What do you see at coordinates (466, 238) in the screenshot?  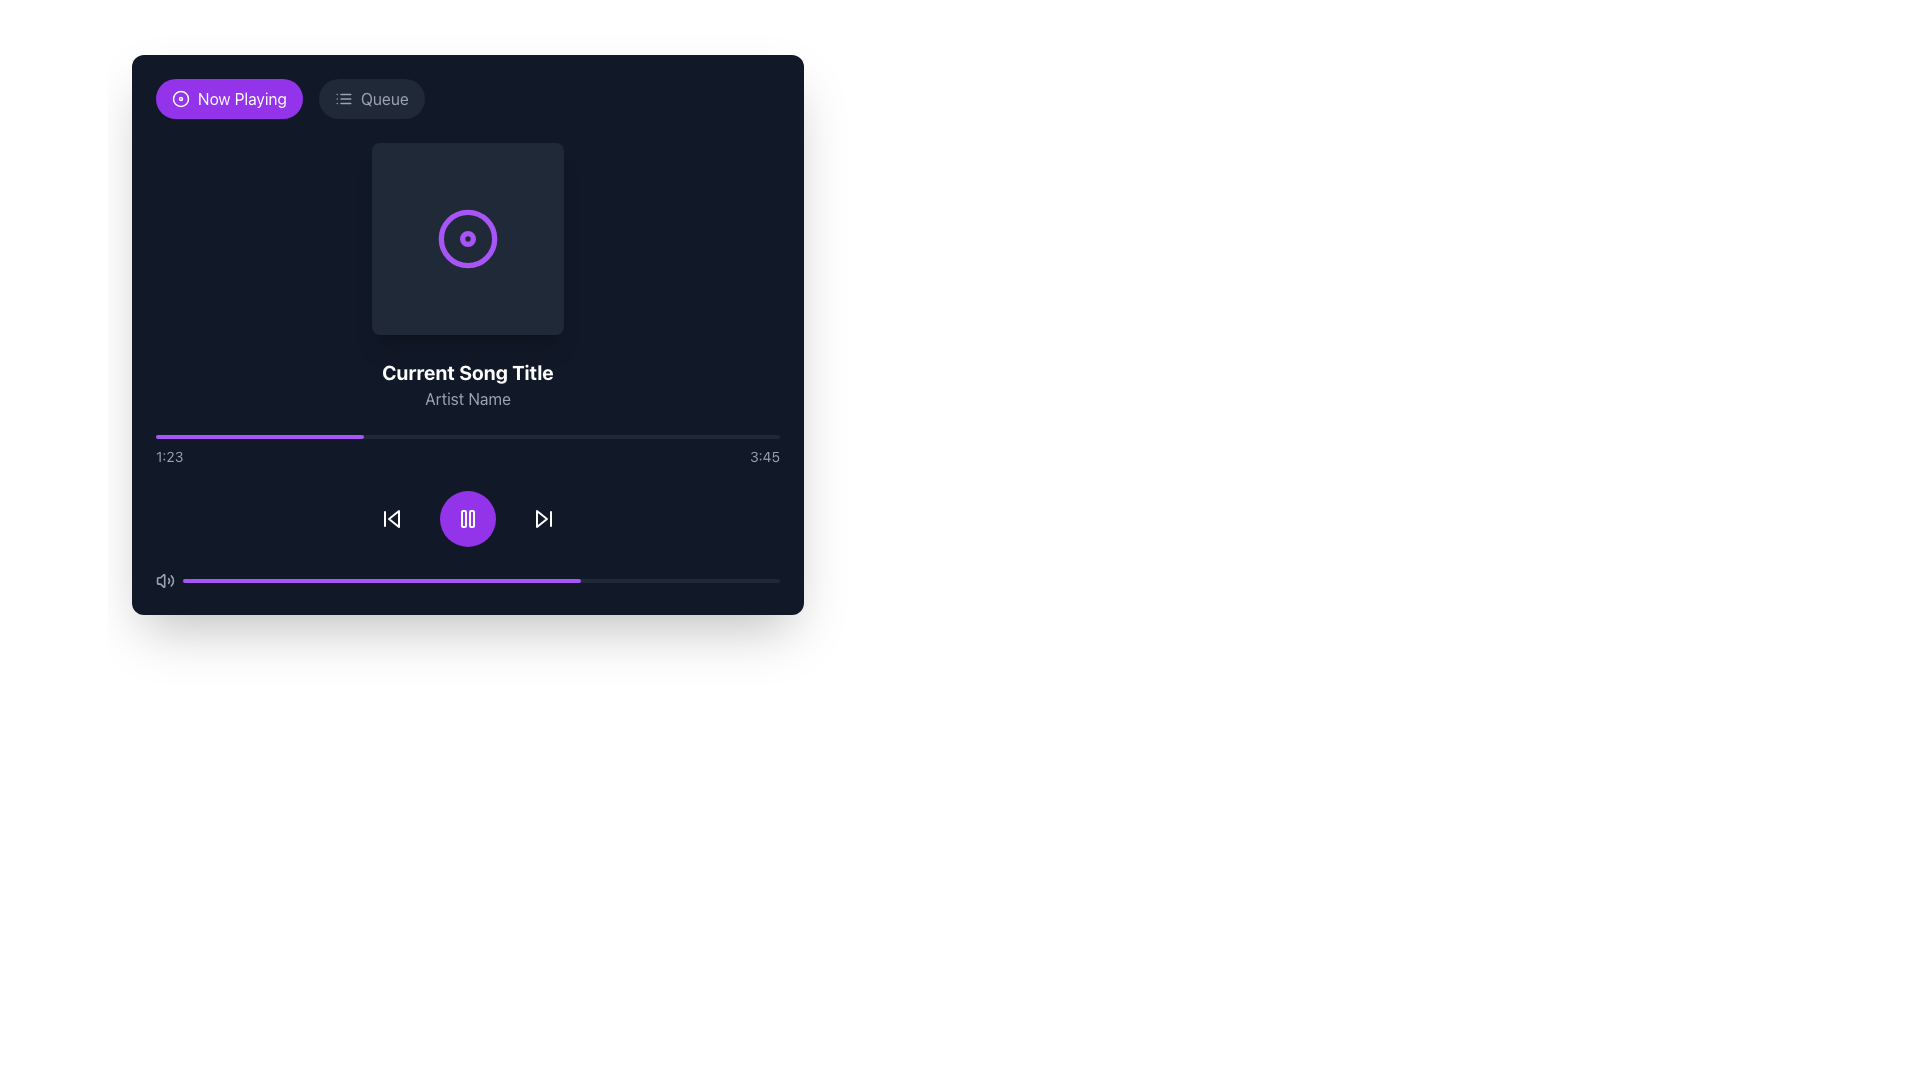 I see `the small circular shape located at the center of the spinning disk within the graphical player interface` at bounding box center [466, 238].